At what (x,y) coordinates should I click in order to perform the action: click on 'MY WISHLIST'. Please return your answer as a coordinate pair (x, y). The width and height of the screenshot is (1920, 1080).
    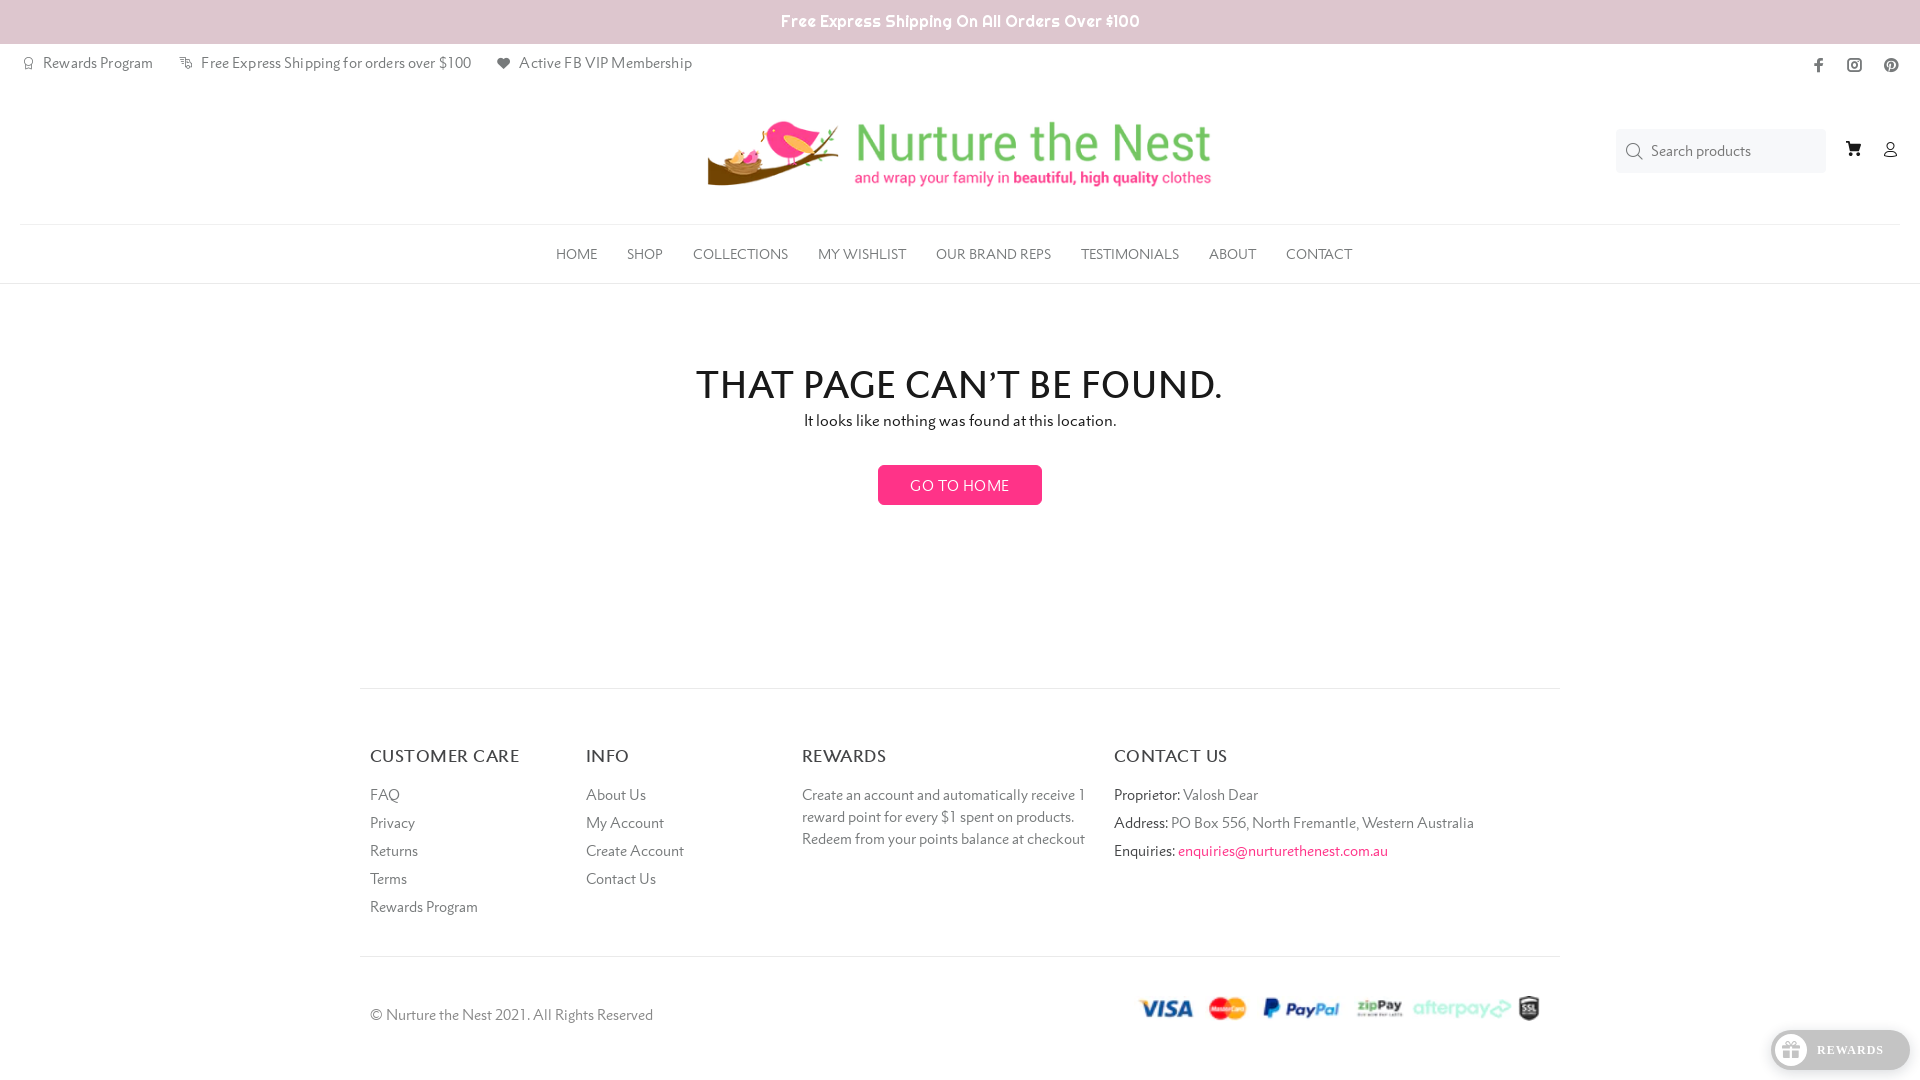
    Looking at the image, I should click on (862, 248).